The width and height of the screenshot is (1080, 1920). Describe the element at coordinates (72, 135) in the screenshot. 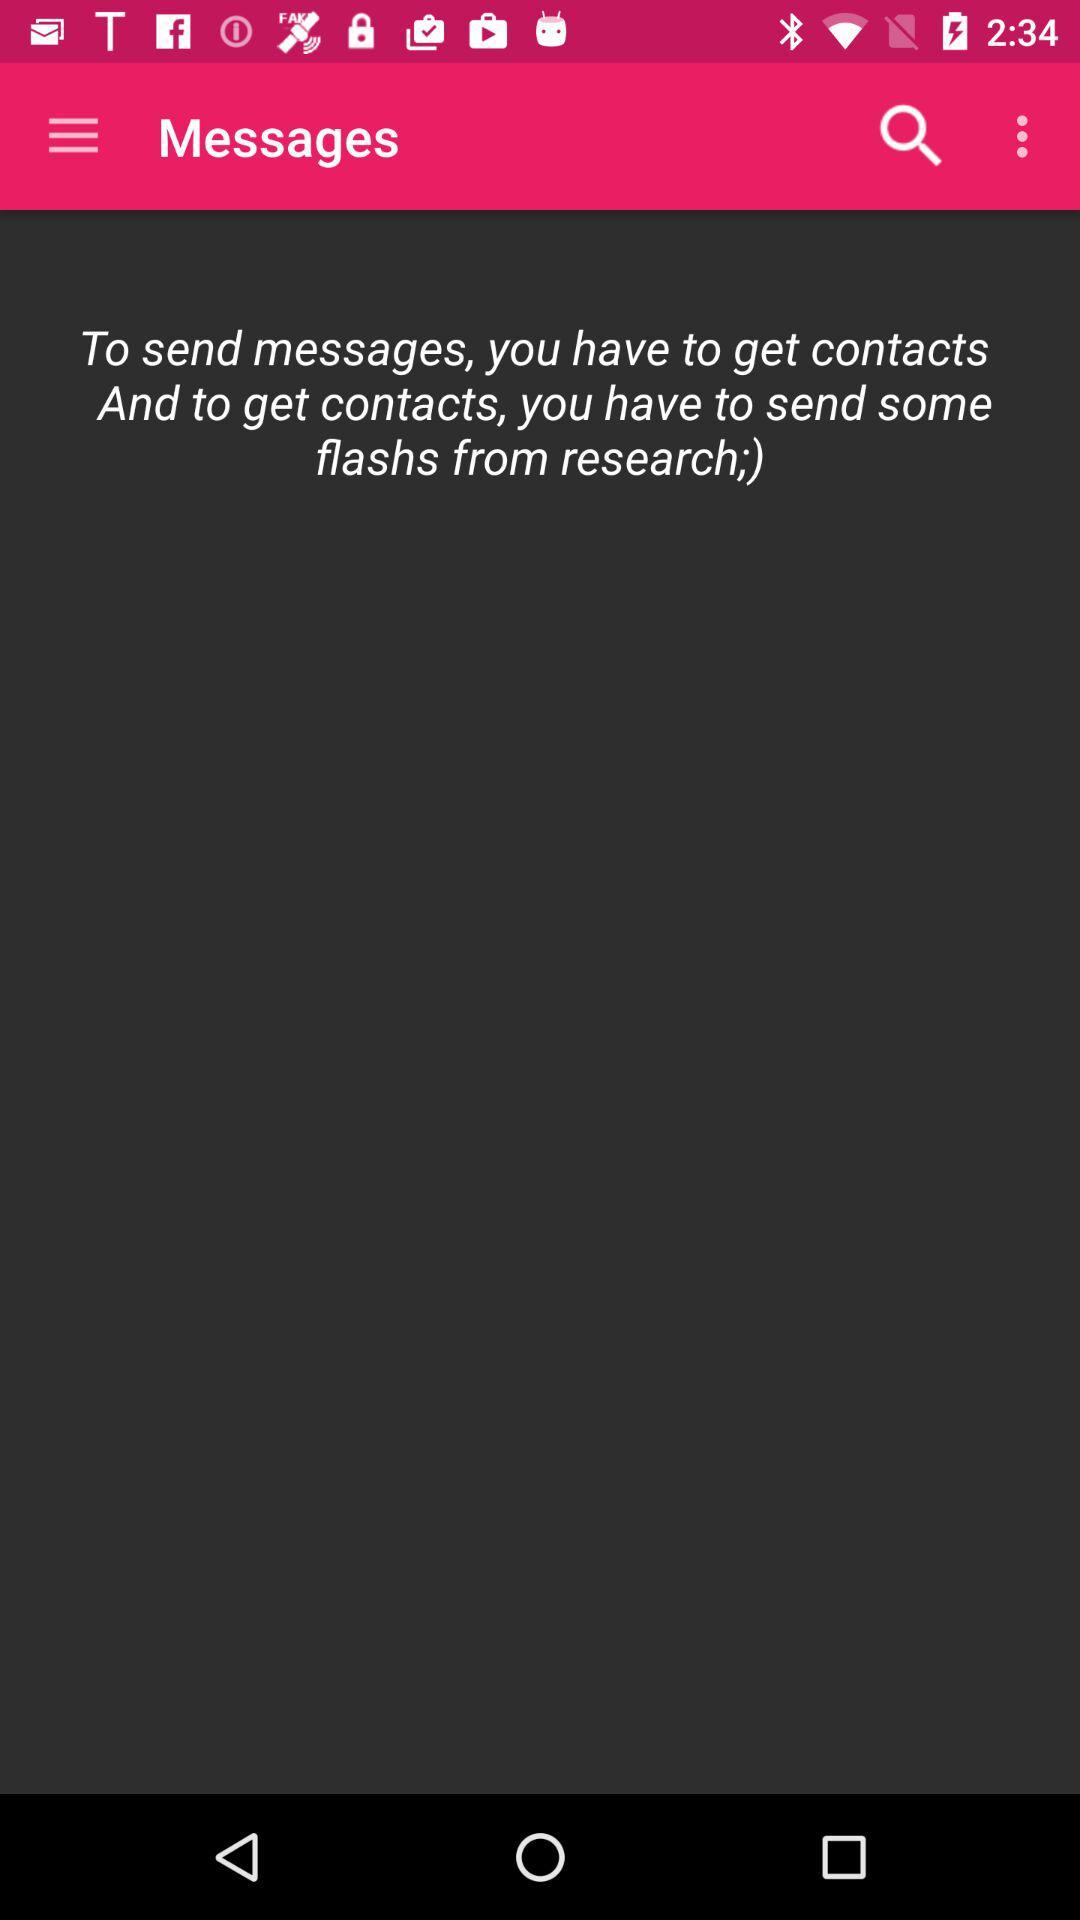

I see `icon above the to send messages icon` at that location.